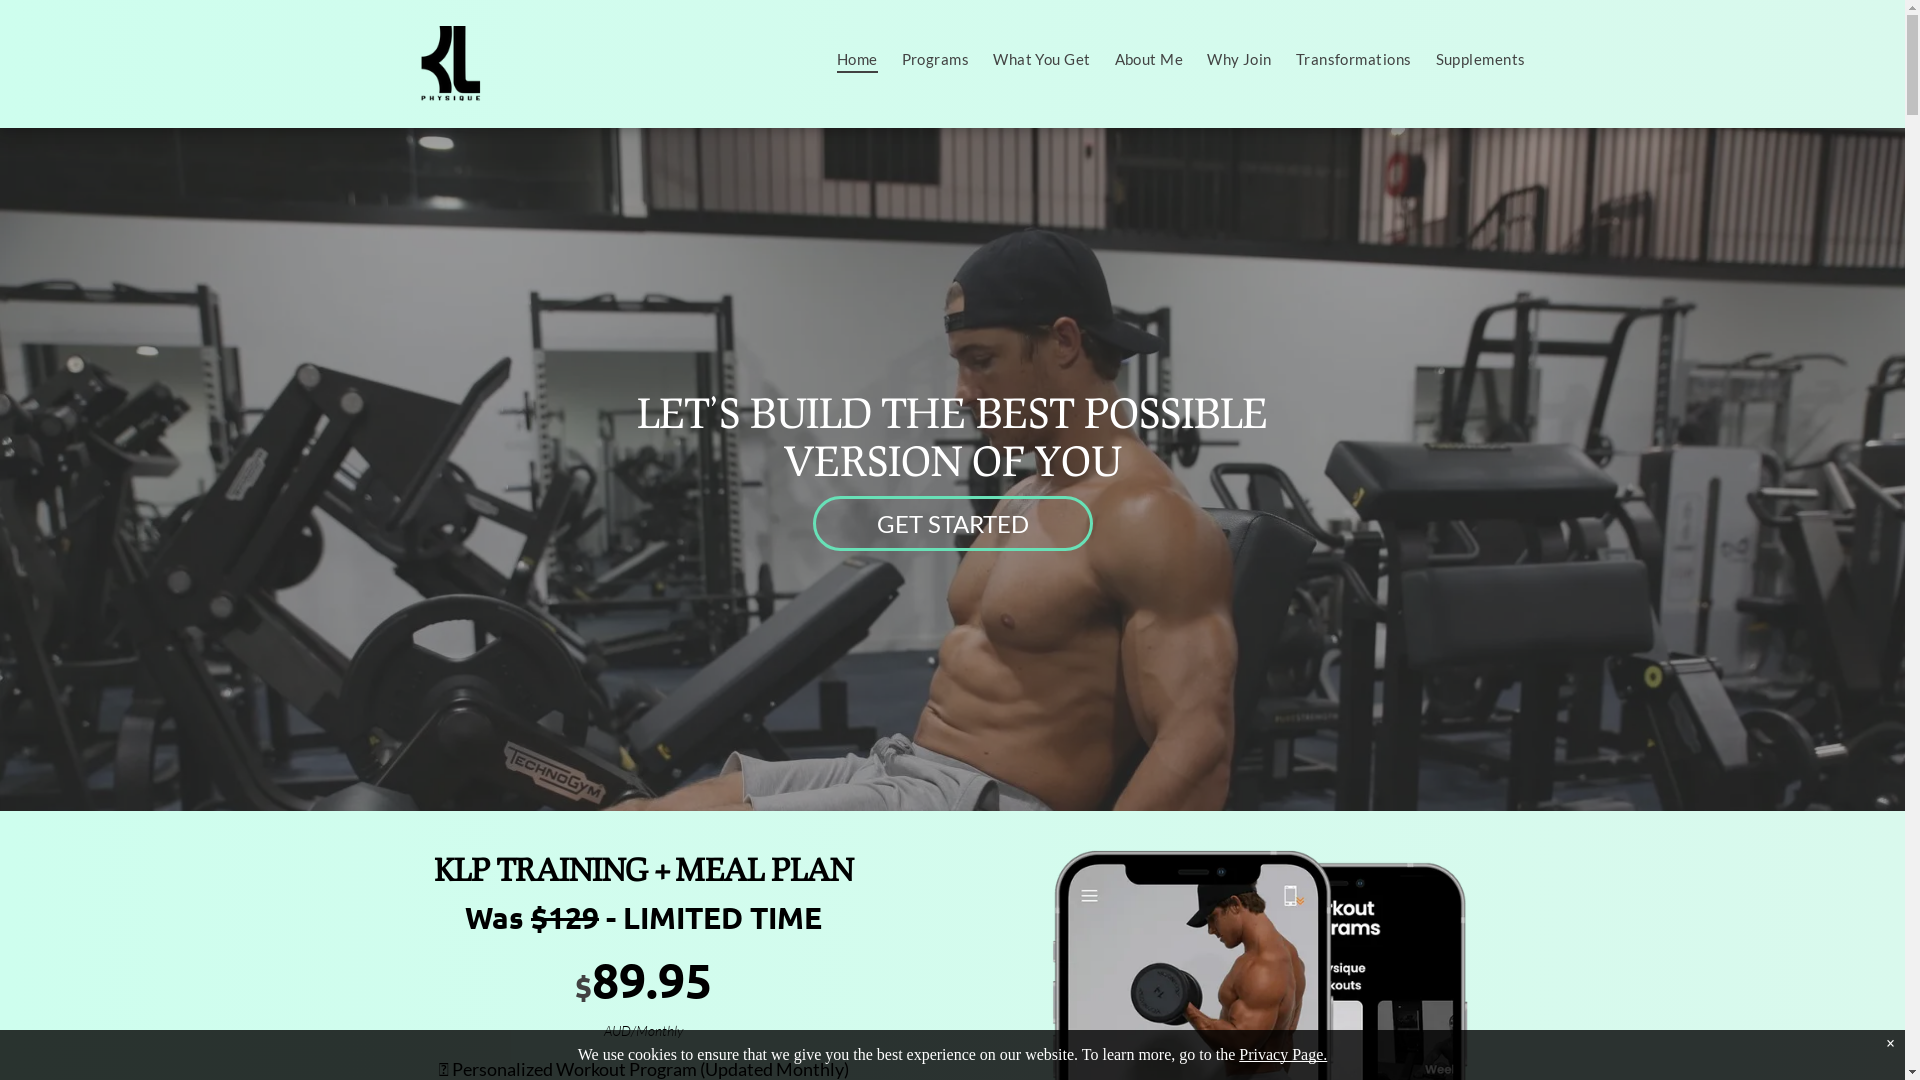 This screenshot has height=1080, width=1920. I want to click on 'GET STARTED', so click(950, 522).